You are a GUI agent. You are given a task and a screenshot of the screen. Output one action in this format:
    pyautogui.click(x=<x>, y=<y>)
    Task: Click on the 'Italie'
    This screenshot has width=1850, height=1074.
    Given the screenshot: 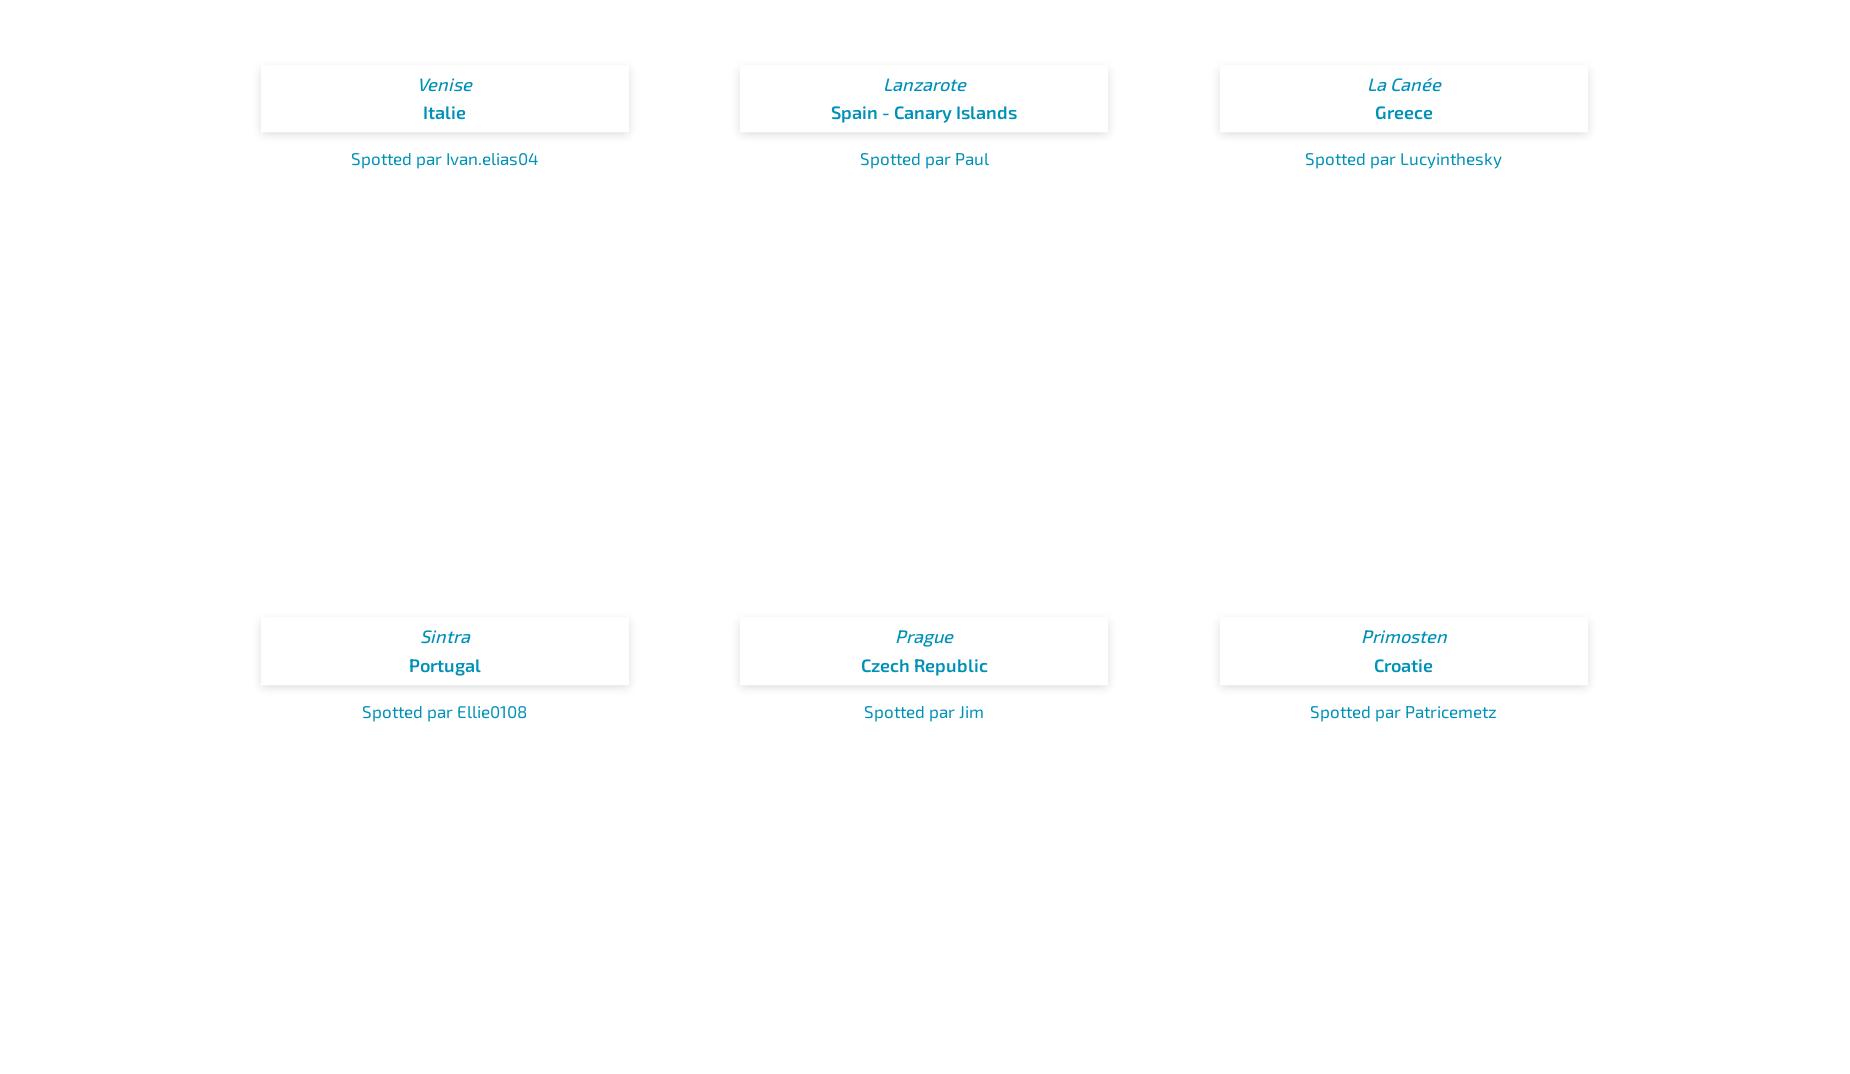 What is the action you would take?
    pyautogui.click(x=443, y=111)
    